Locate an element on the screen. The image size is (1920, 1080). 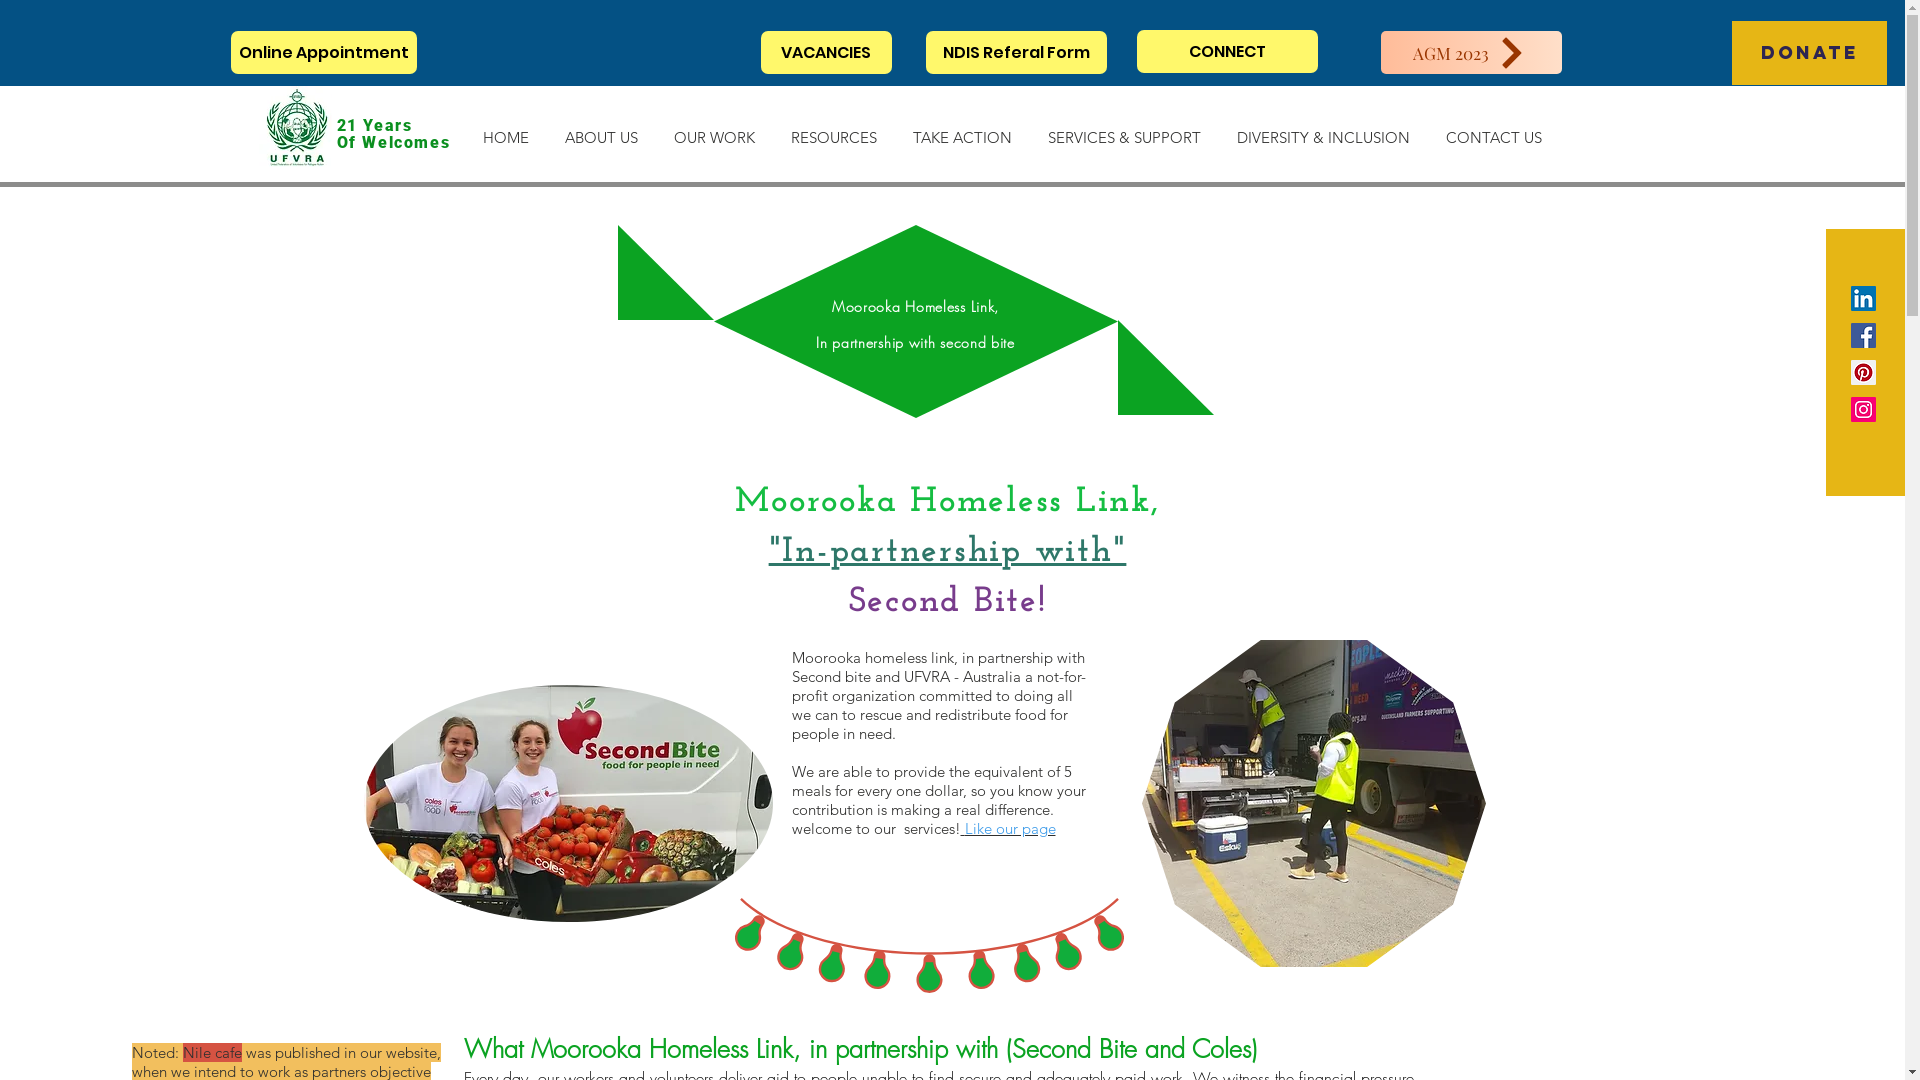
'ABOUT US' is located at coordinates (599, 128).